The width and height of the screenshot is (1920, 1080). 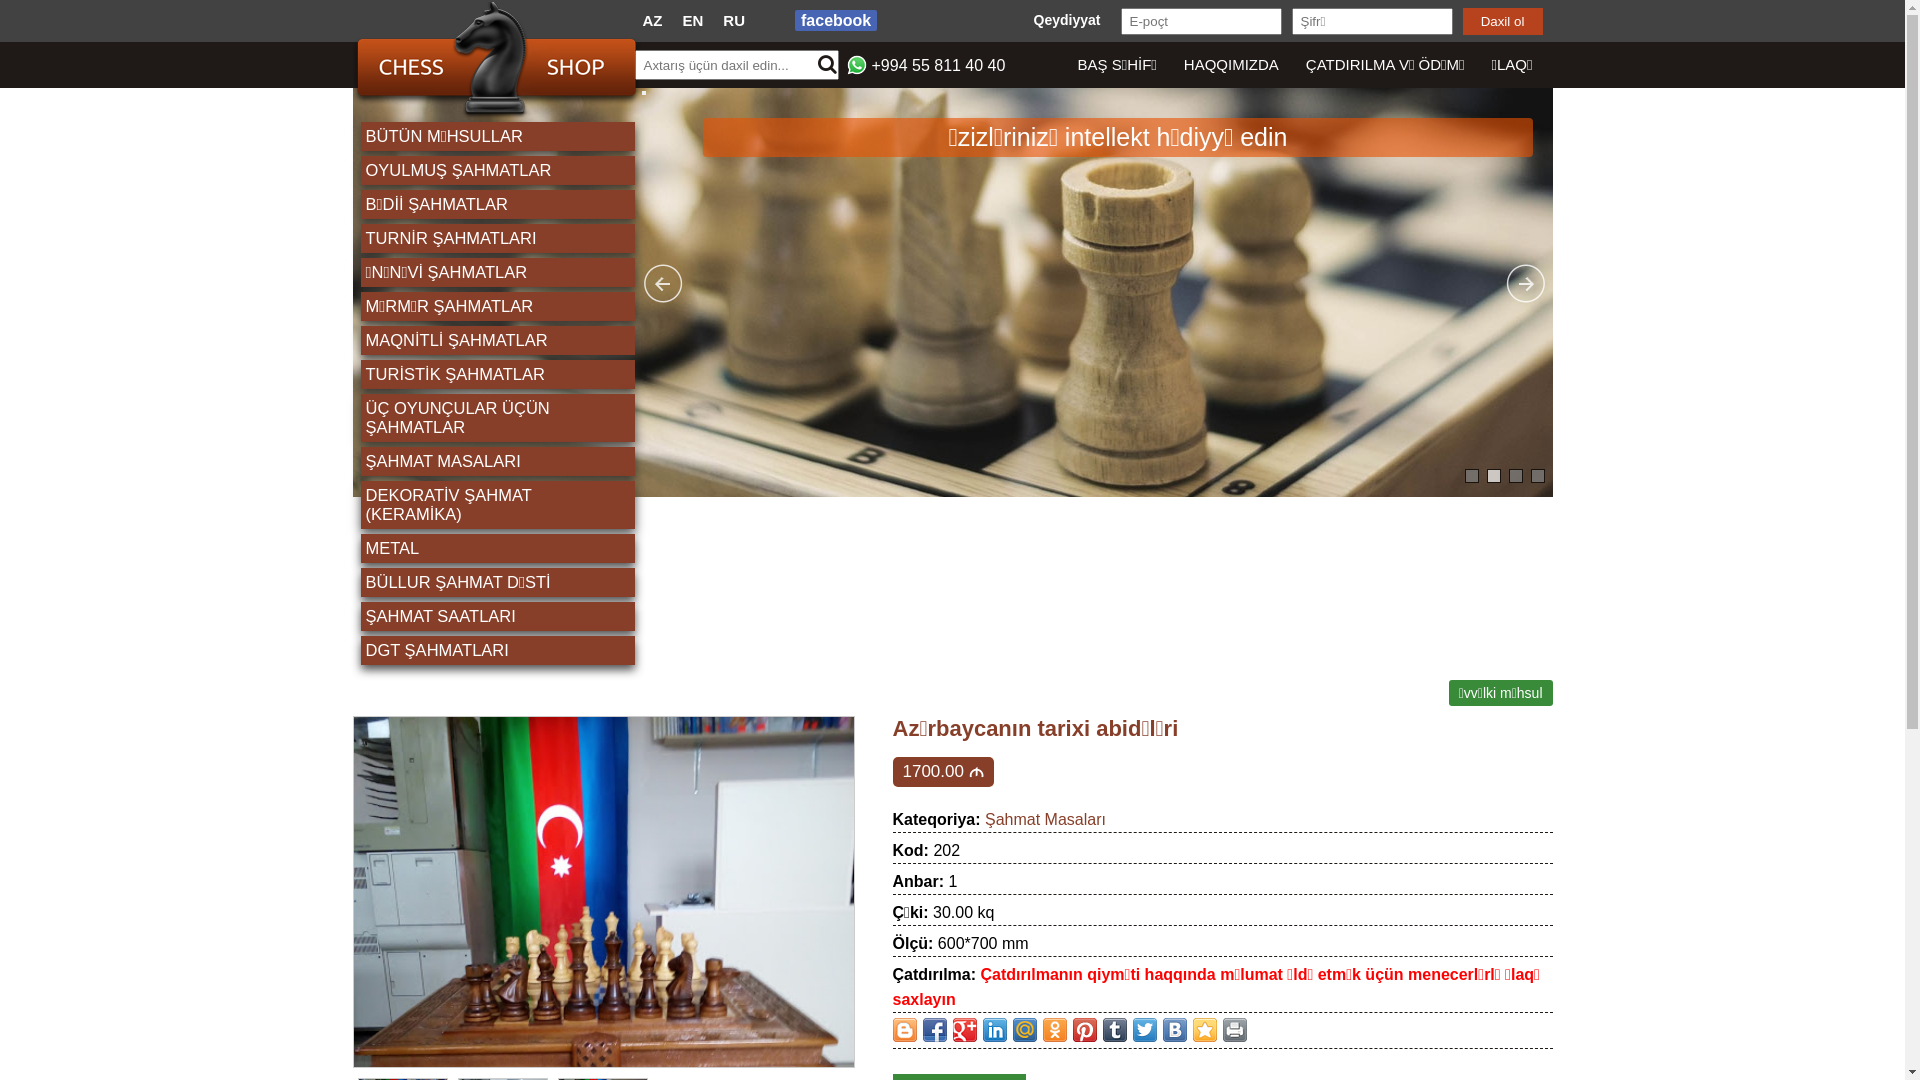 What do you see at coordinates (1066, 19) in the screenshot?
I see `'Qeydiyyat'` at bounding box center [1066, 19].